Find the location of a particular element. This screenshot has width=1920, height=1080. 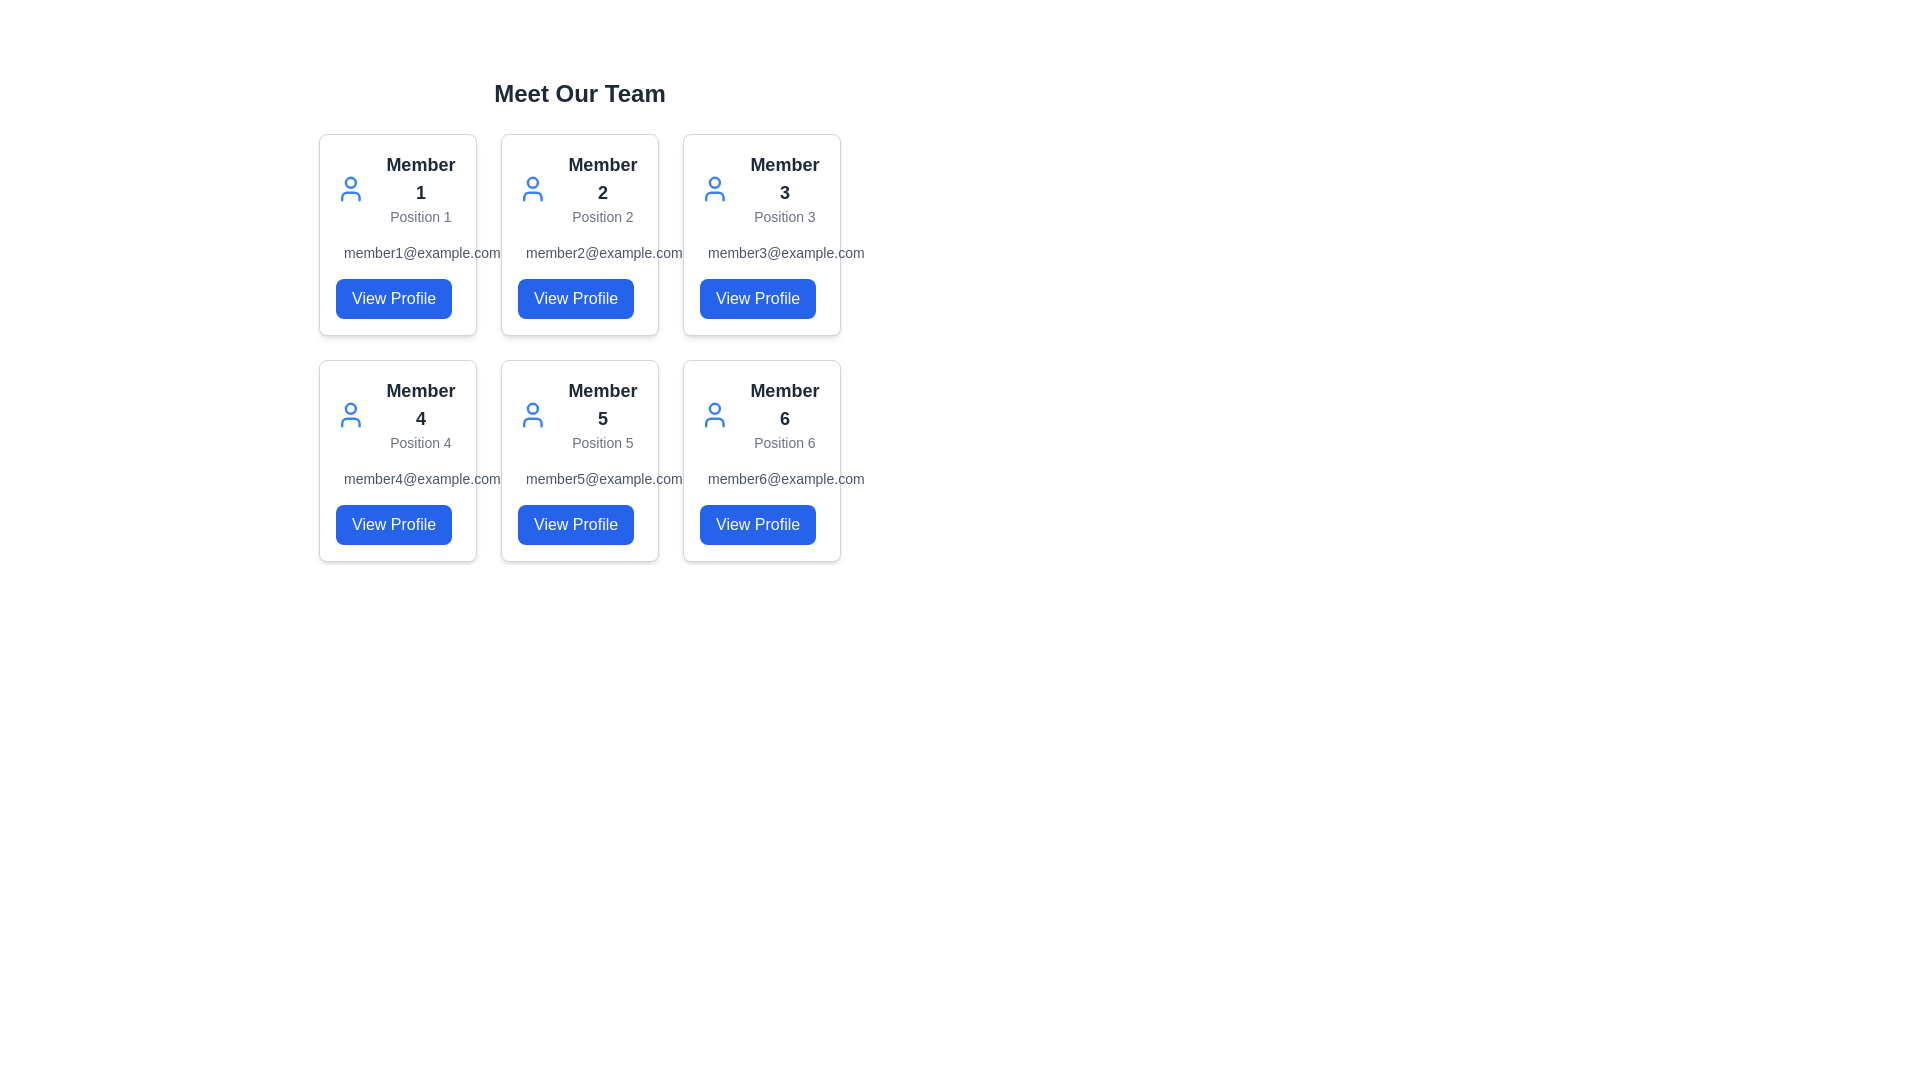

the 'View Profile' button for 'Member 3' to observe visual changes is located at coordinates (757, 299).